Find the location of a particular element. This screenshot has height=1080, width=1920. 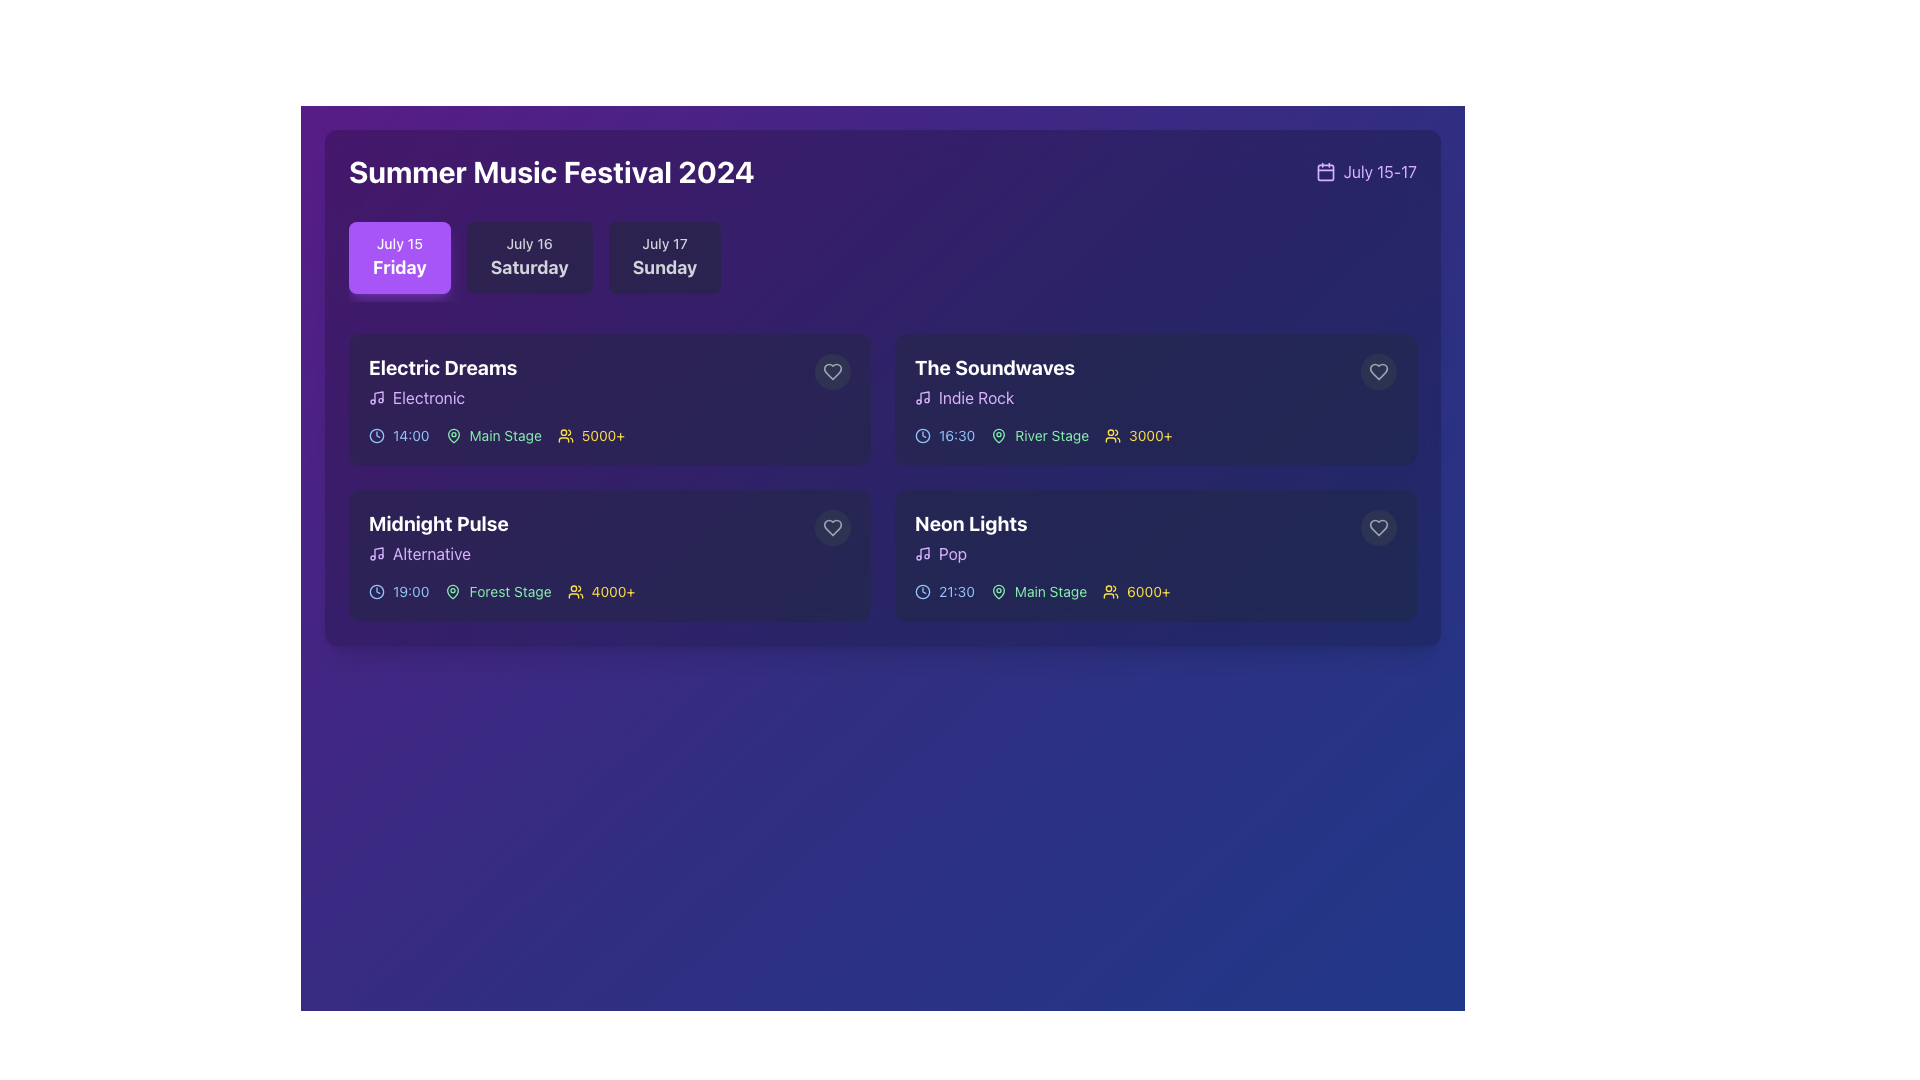

the bold, white text element displaying 'The Soundwaves', which is centered in the right-most card of the second row, above the subtitle 'Indie Rock' is located at coordinates (995, 367).